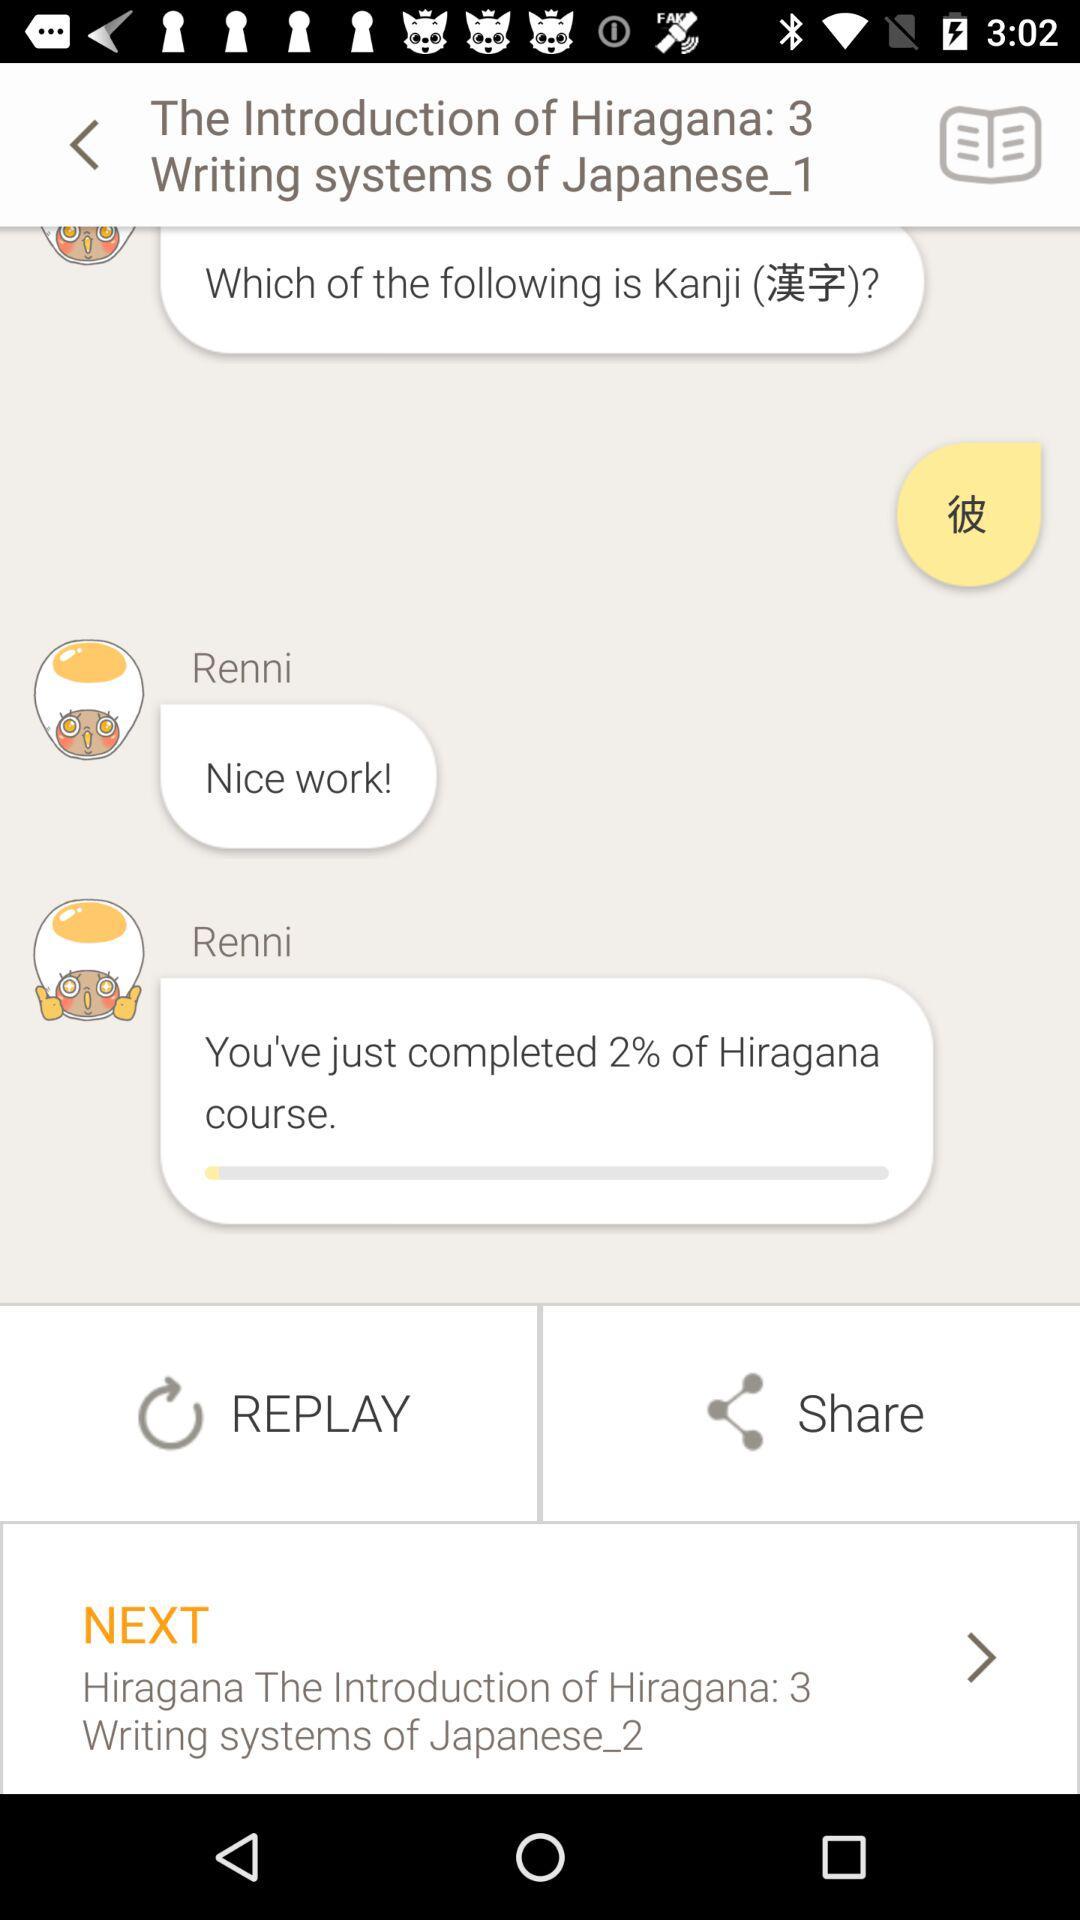  Describe the element at coordinates (991, 143) in the screenshot. I see `the book icon` at that location.